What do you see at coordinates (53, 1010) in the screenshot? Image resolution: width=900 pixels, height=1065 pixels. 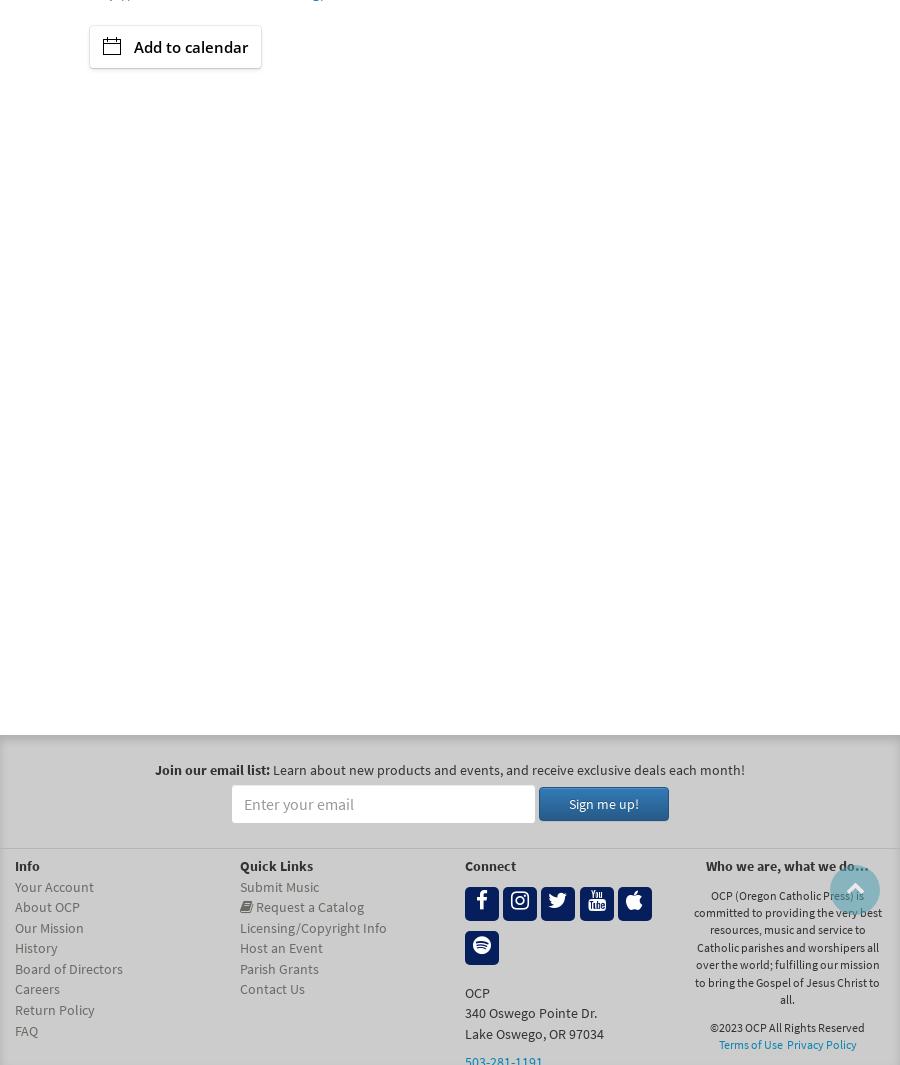 I see `'Return Policy'` at bounding box center [53, 1010].